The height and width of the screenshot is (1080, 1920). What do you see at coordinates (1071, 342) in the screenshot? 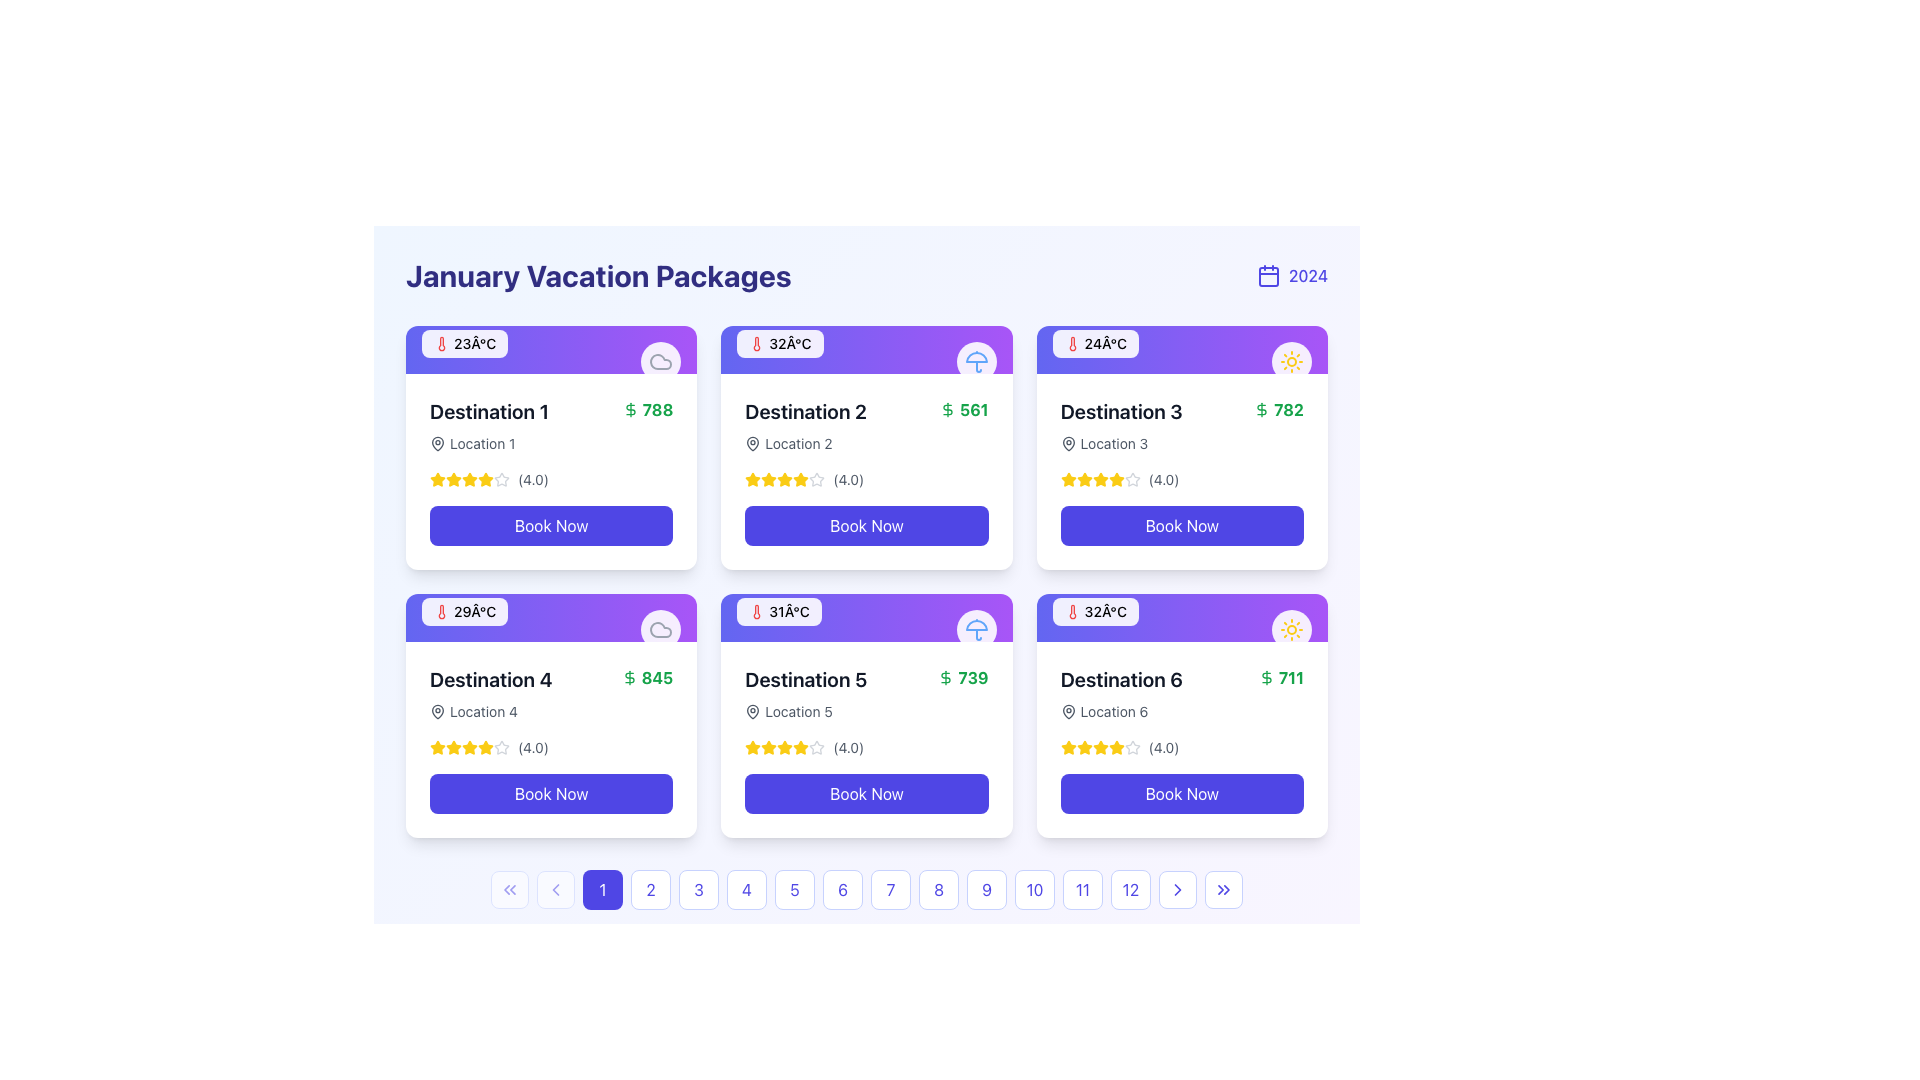
I see `the temperature indicated by the thermometer icon representing '24°C' on the 'Destination 3' card, located in the grid layout` at bounding box center [1071, 342].